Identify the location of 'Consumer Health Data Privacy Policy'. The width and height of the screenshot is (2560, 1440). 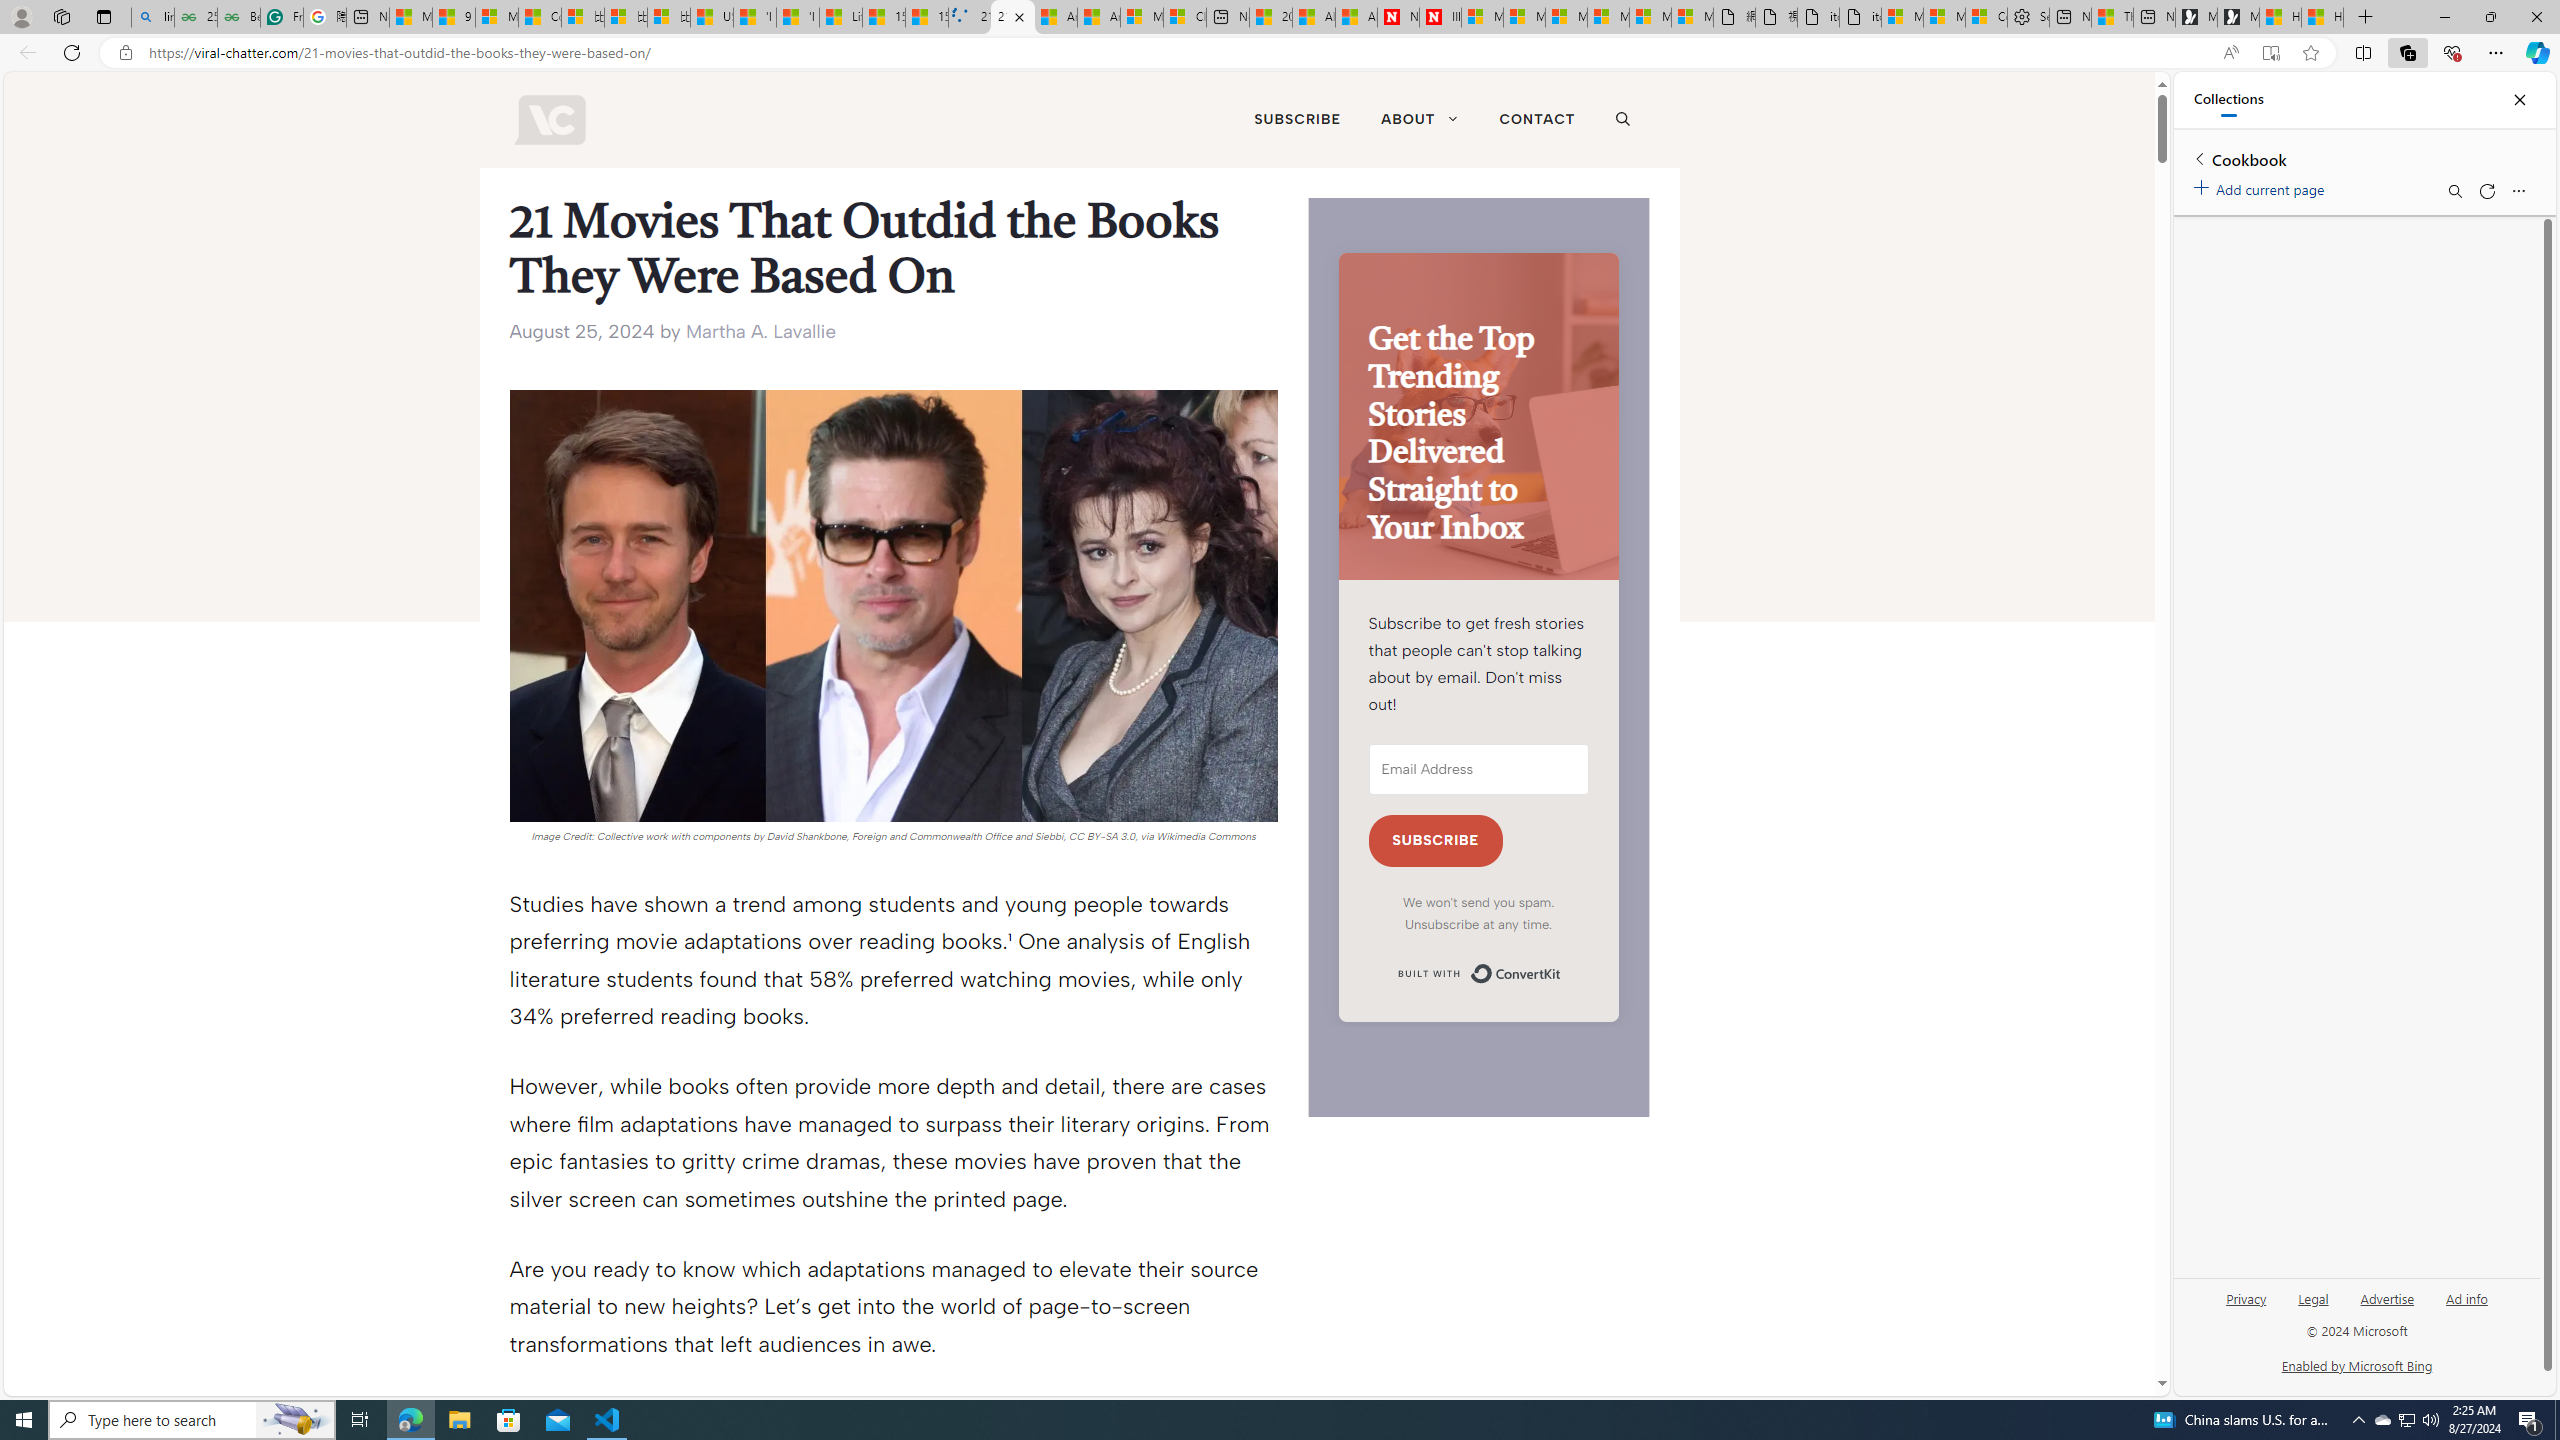
(1985, 16).